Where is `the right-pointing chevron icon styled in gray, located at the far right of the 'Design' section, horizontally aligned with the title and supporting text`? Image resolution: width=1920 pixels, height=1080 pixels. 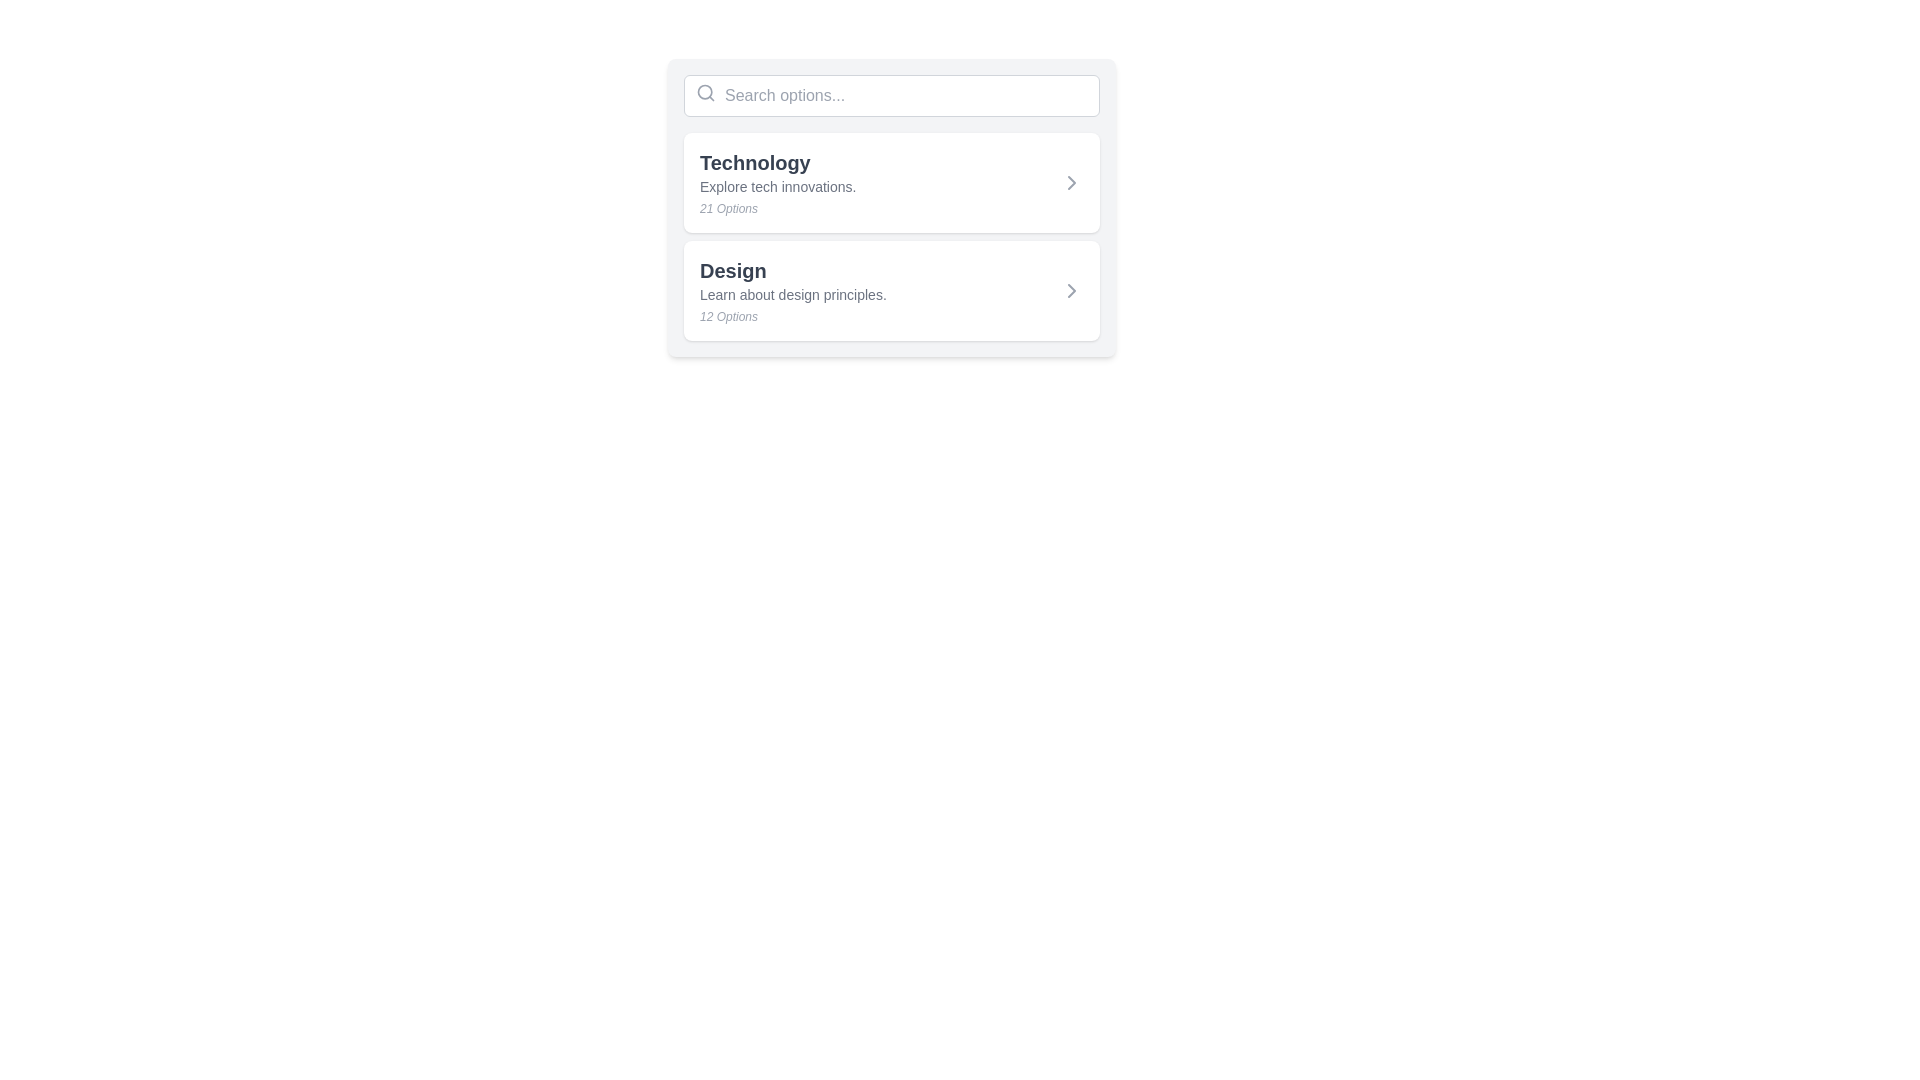
the right-pointing chevron icon styled in gray, located at the far right of the 'Design' section, horizontally aligned with the title and supporting text is located at coordinates (1070, 290).